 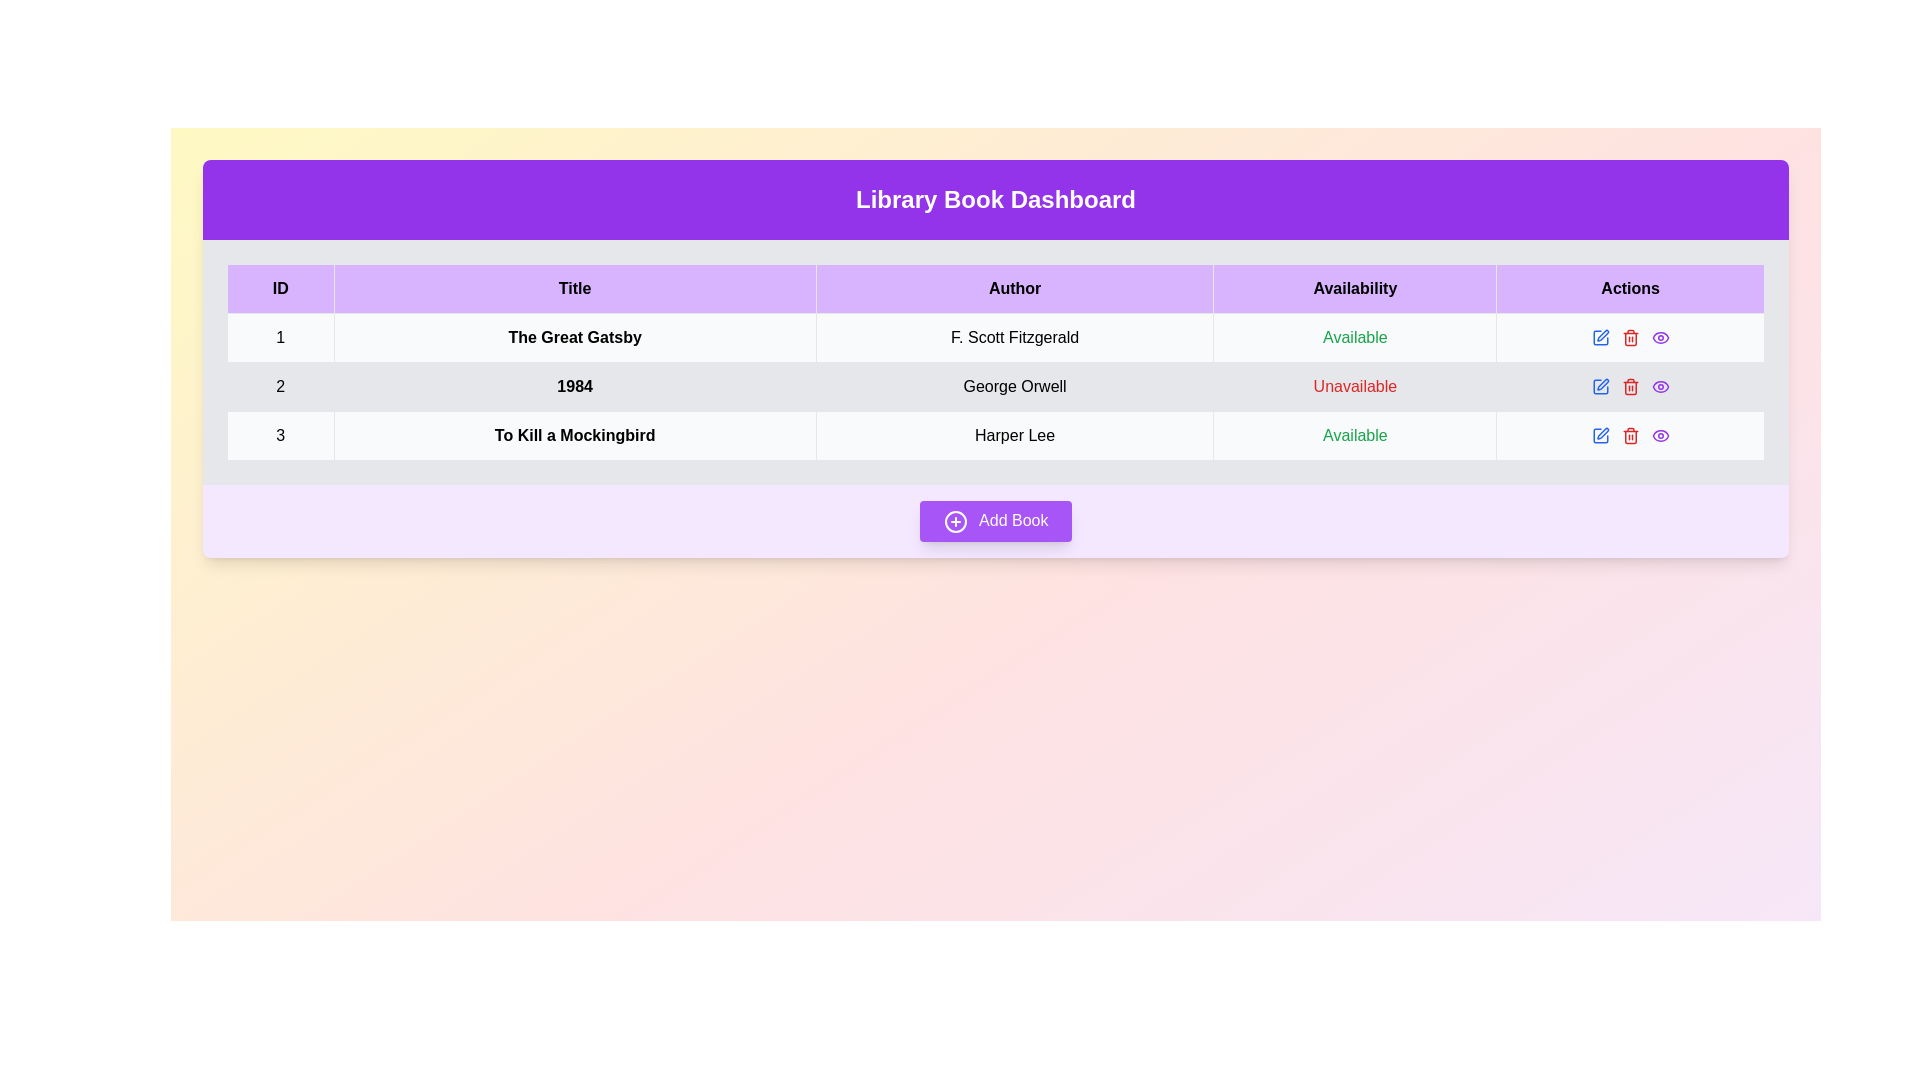 I want to click on the edit button located in the 'Actions' column of the second row, which corresponds to the information for '1984', so click(x=1598, y=386).